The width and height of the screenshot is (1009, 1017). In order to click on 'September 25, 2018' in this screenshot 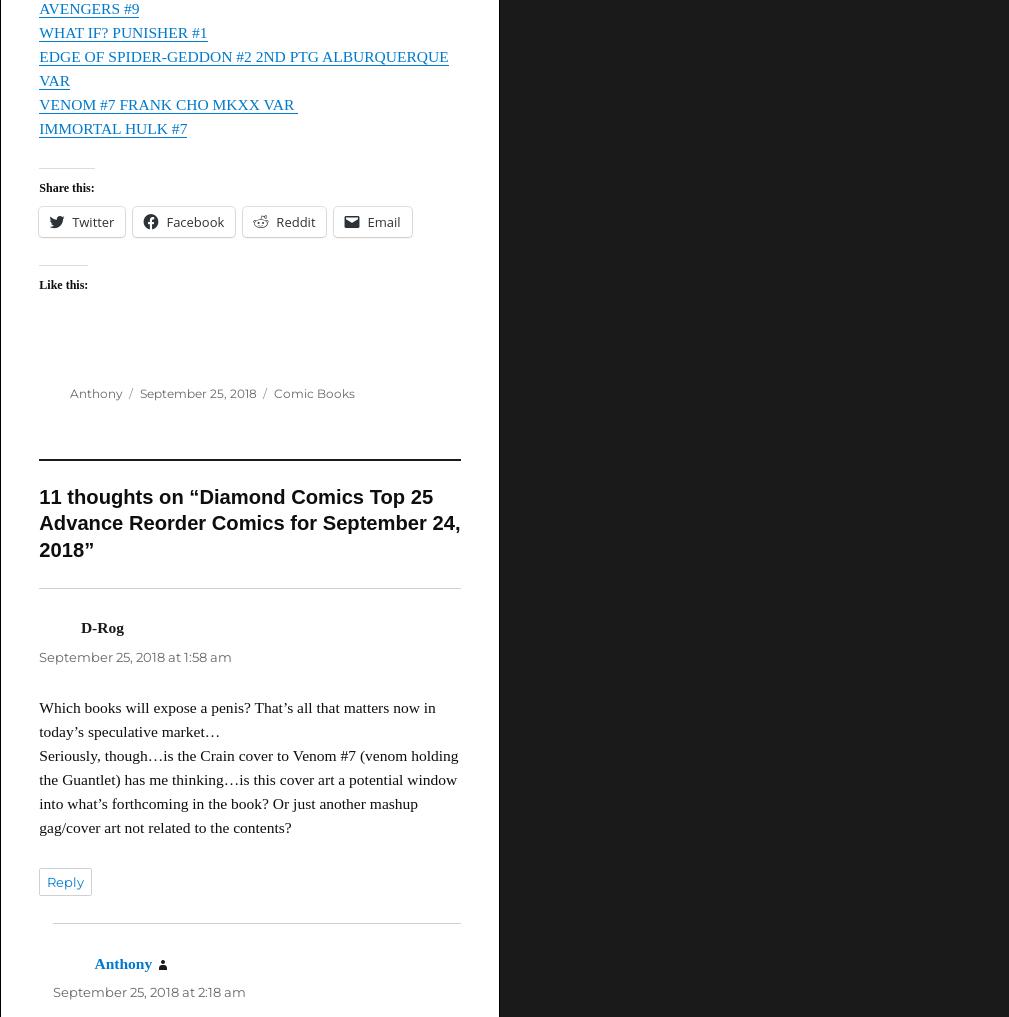, I will do `click(138, 392)`.